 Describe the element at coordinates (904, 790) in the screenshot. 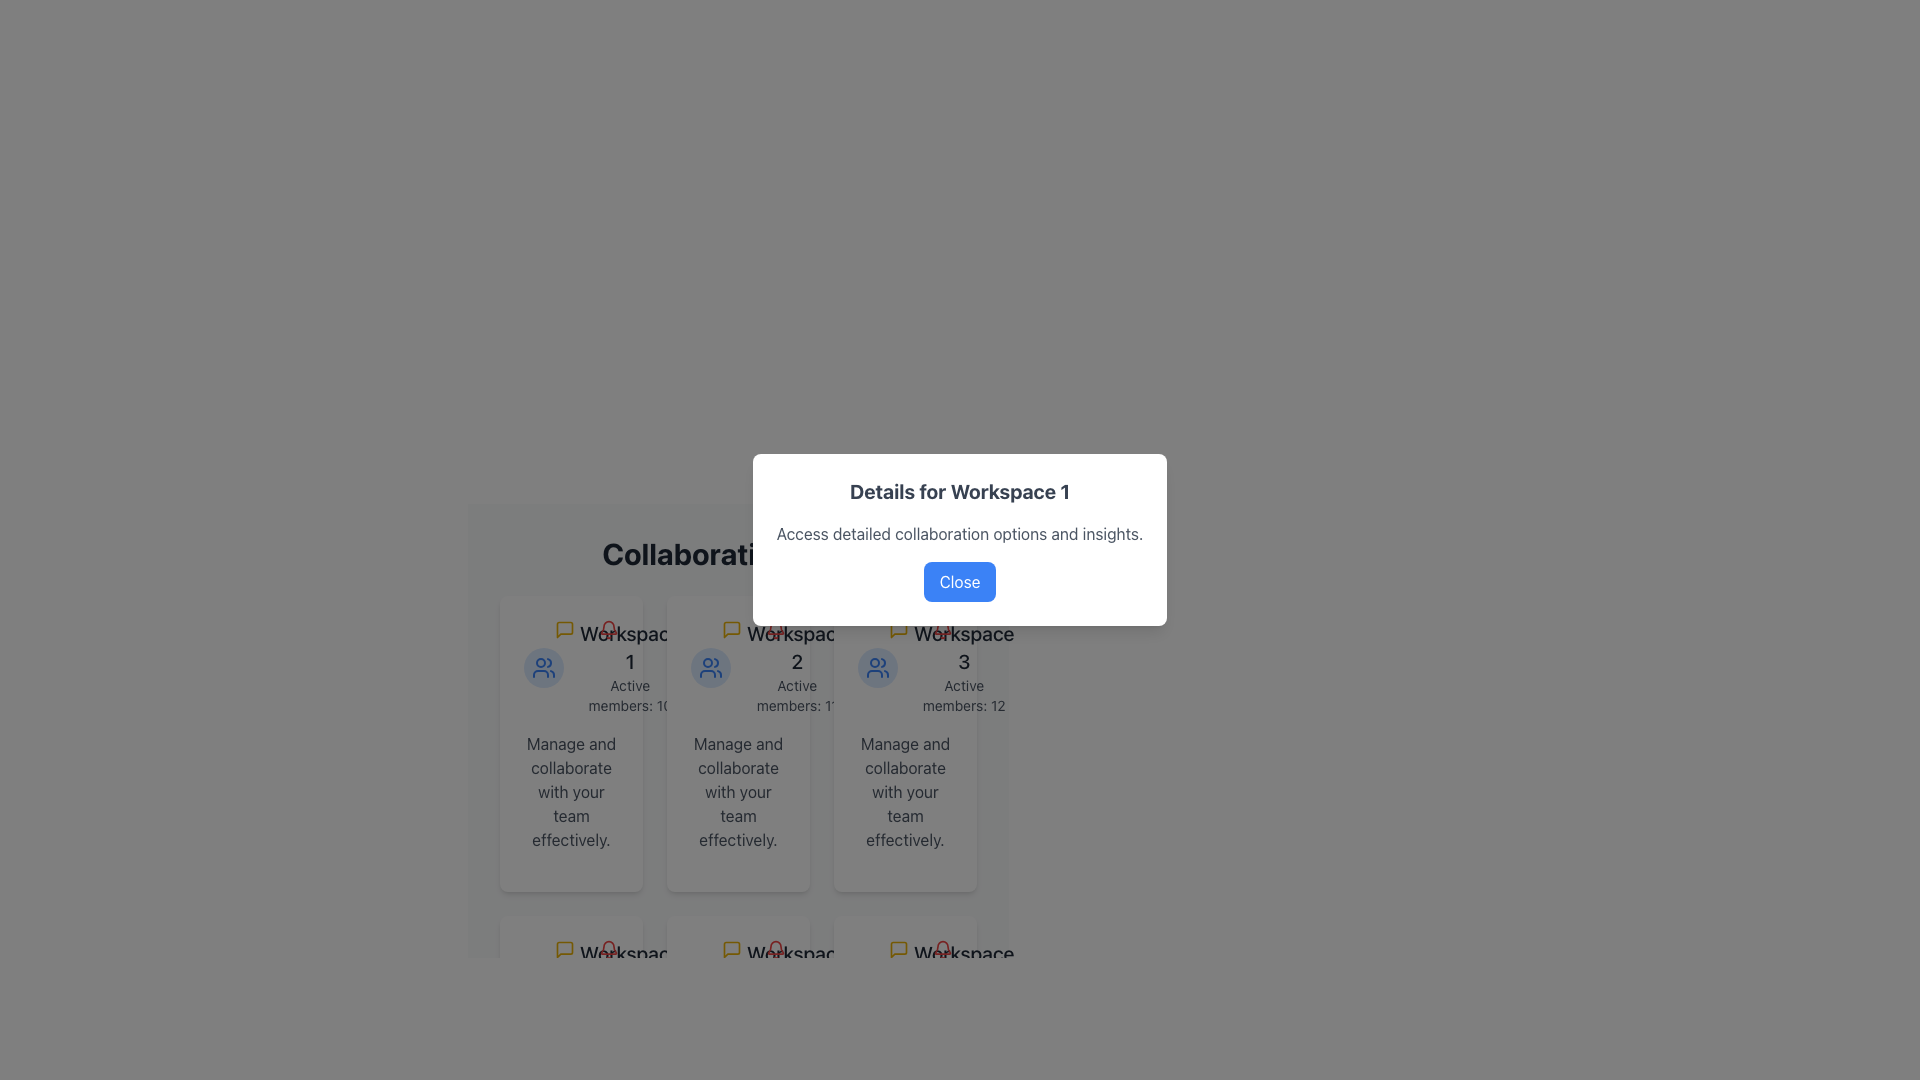

I see `the text label that reads 'Manage and collaborate with your team effectively.' located in the lower part of the 'Workspace 3' card, below 'Active members: 12'` at that location.